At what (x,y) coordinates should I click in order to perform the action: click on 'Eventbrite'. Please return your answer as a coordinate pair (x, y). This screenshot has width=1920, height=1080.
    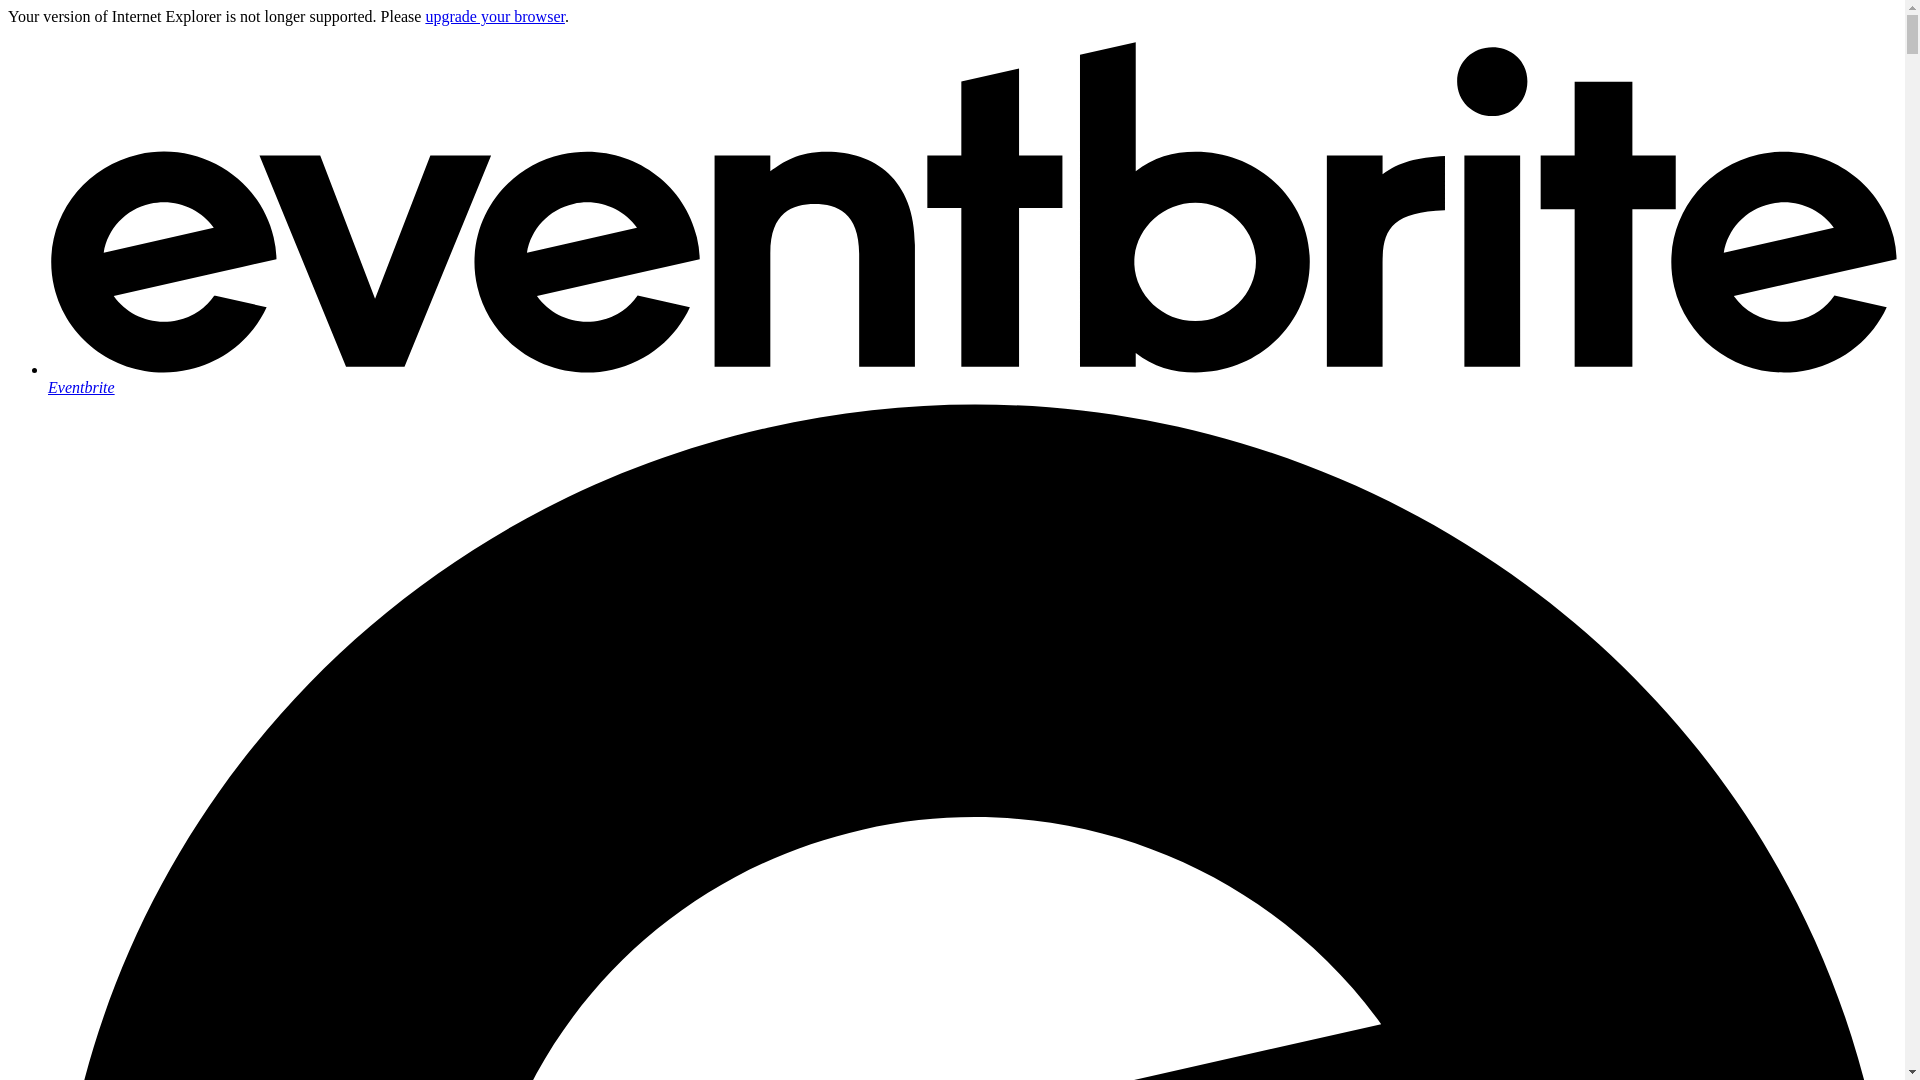
    Looking at the image, I should click on (972, 378).